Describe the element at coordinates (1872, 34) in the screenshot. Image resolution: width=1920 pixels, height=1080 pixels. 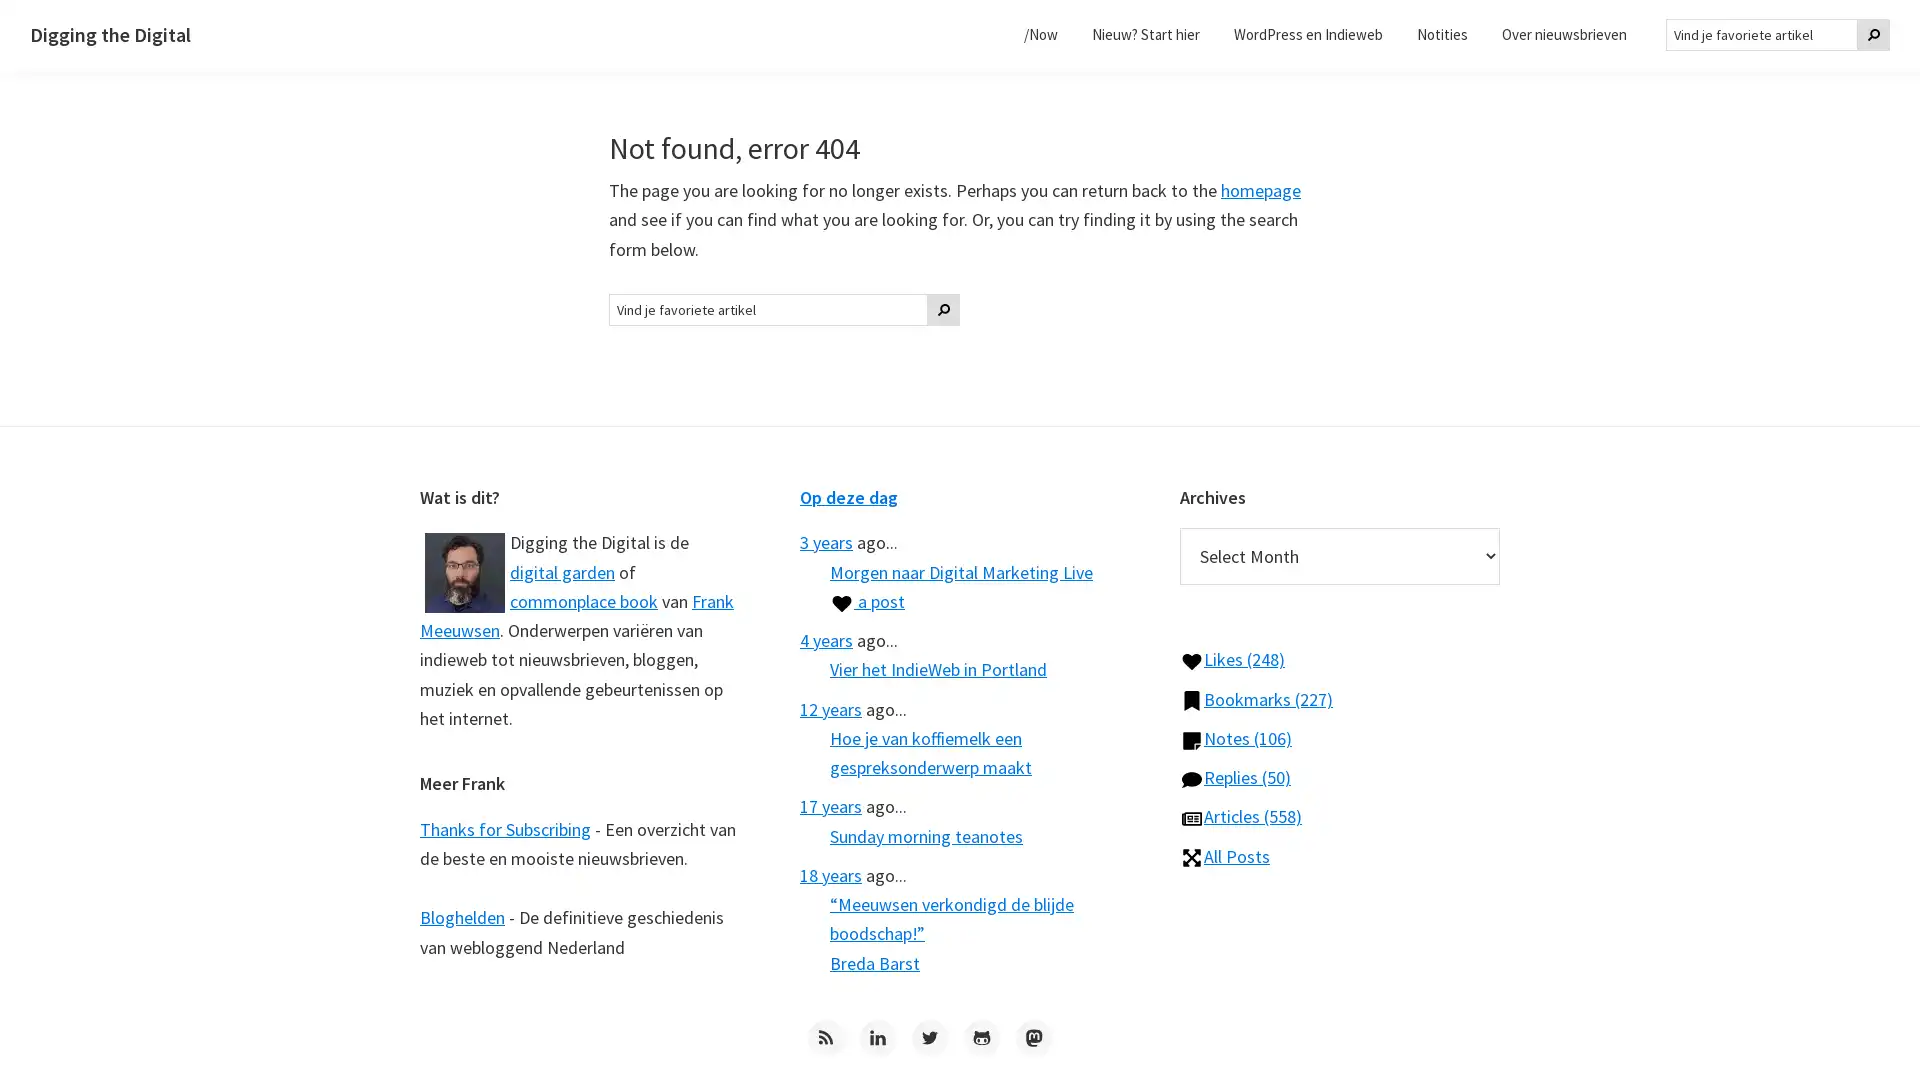
I see `Search` at that location.